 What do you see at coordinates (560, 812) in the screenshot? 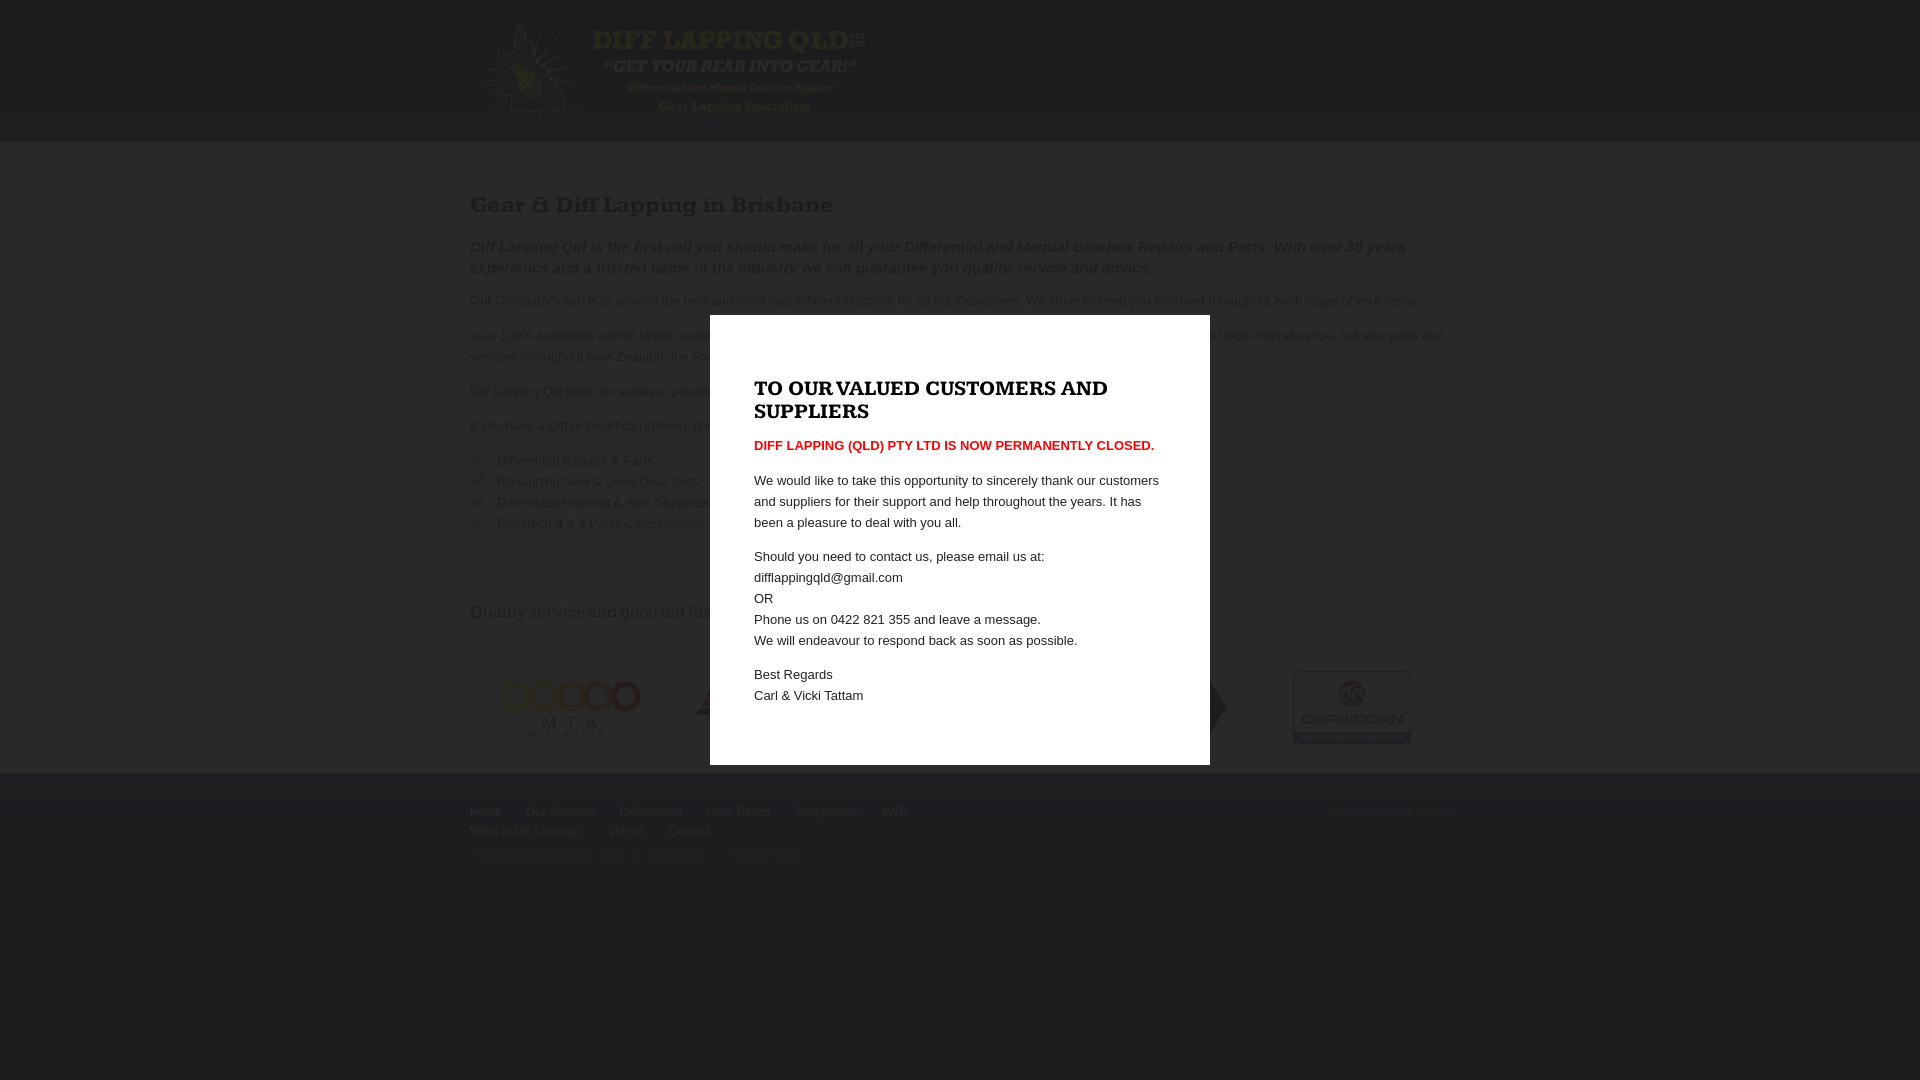
I see `'Our Services'` at bounding box center [560, 812].